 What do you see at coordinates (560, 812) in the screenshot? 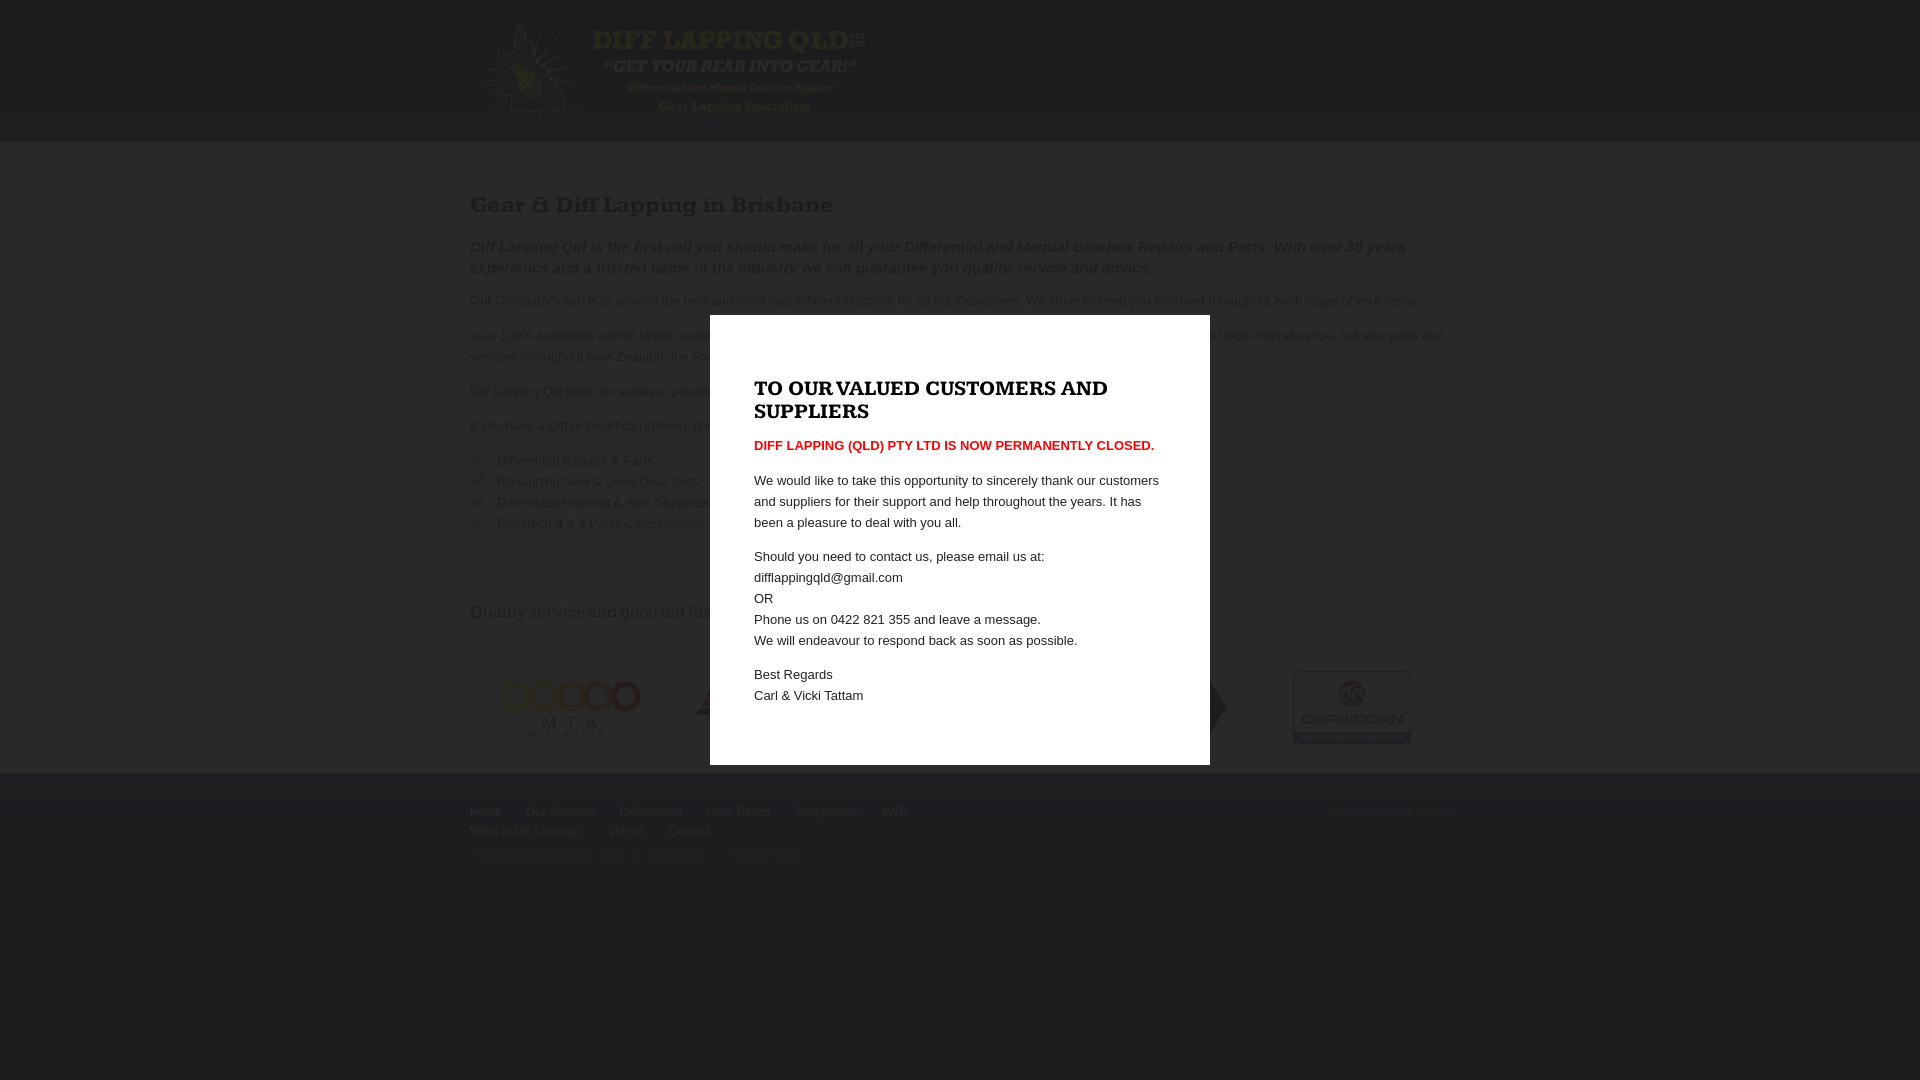
I see `'Our Services'` at bounding box center [560, 812].